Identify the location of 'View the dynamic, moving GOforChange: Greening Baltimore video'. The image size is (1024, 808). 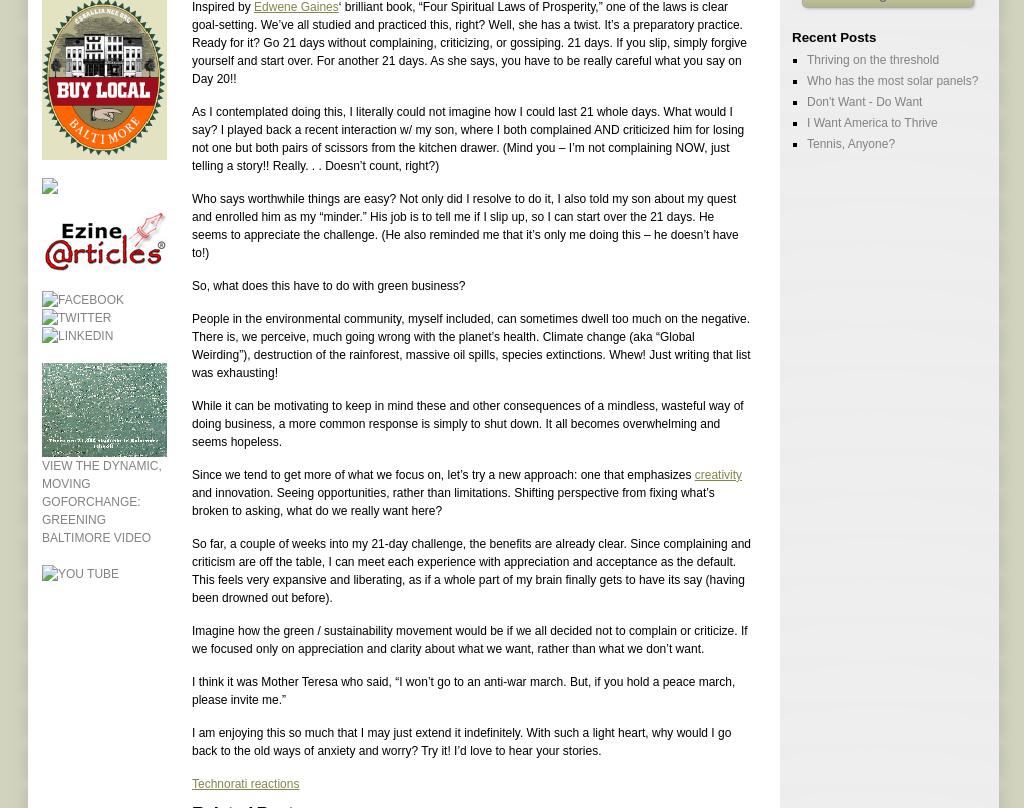
(101, 502).